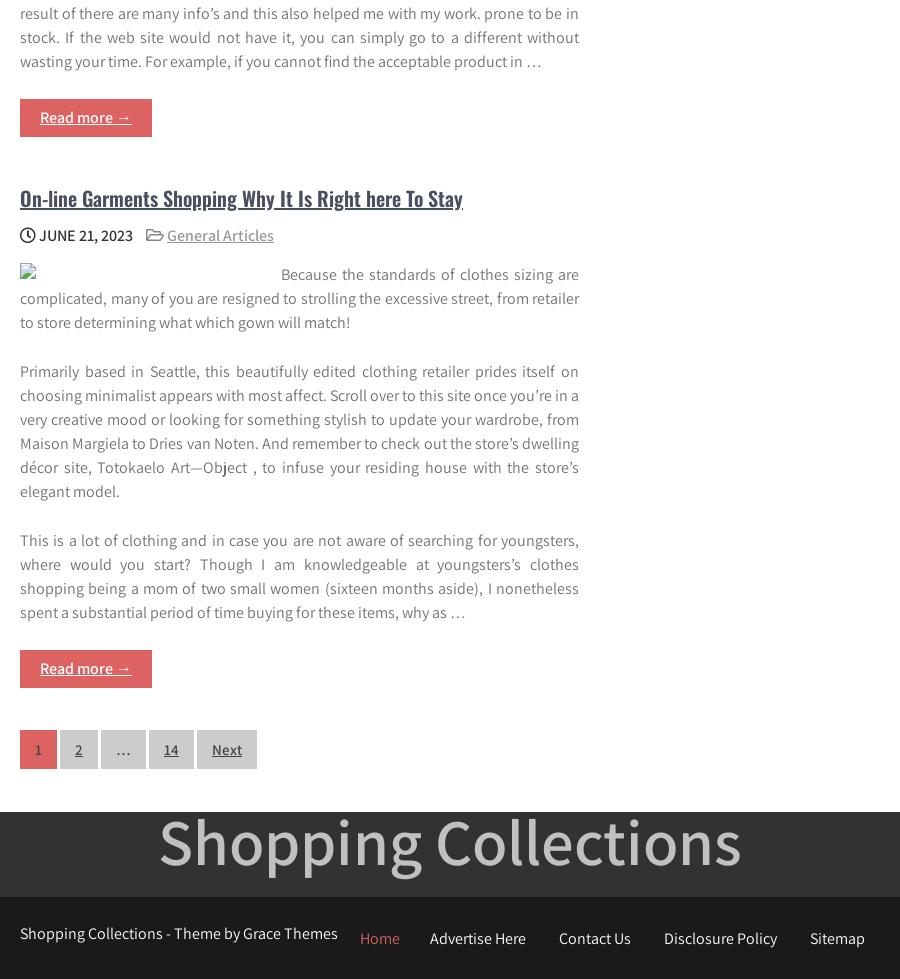  I want to click on '14', so click(171, 747).